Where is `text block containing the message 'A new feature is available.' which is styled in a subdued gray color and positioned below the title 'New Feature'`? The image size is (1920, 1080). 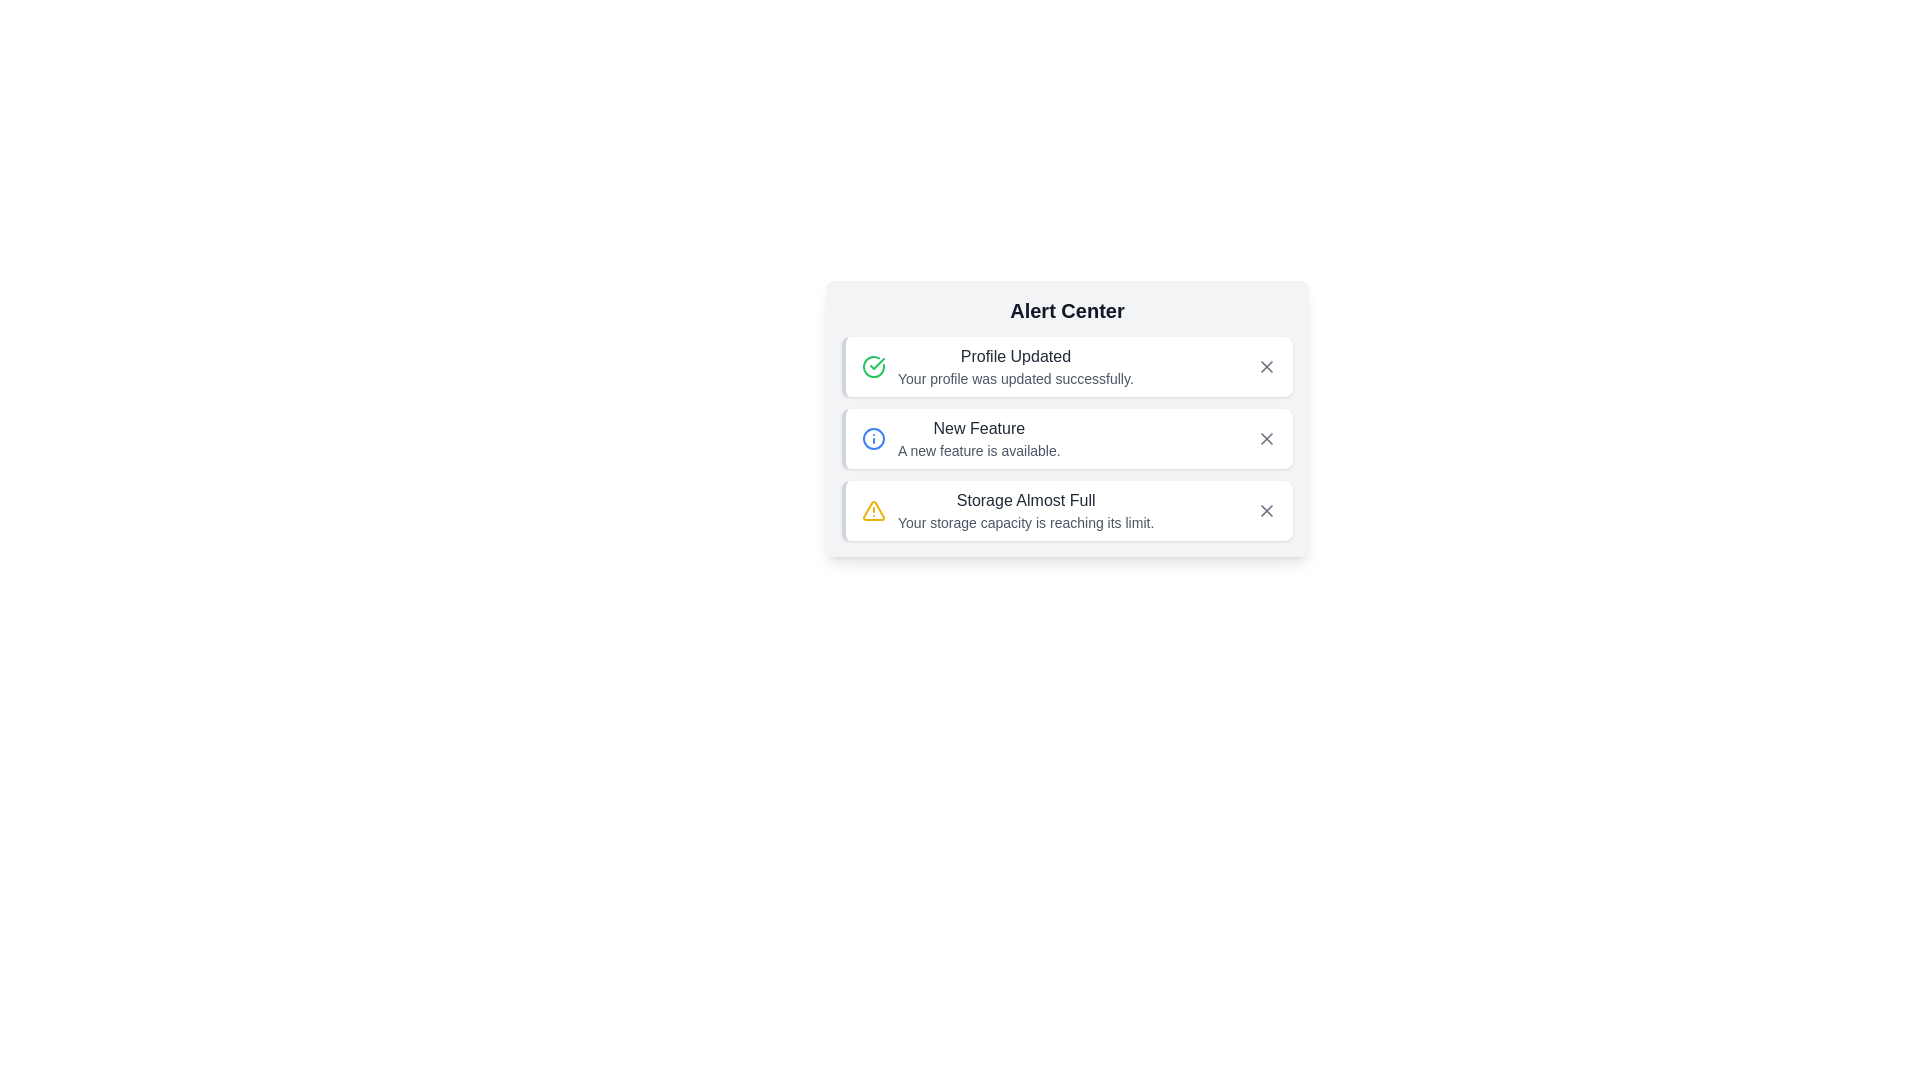
text block containing the message 'A new feature is available.' which is styled in a subdued gray color and positioned below the title 'New Feature' is located at coordinates (979, 451).